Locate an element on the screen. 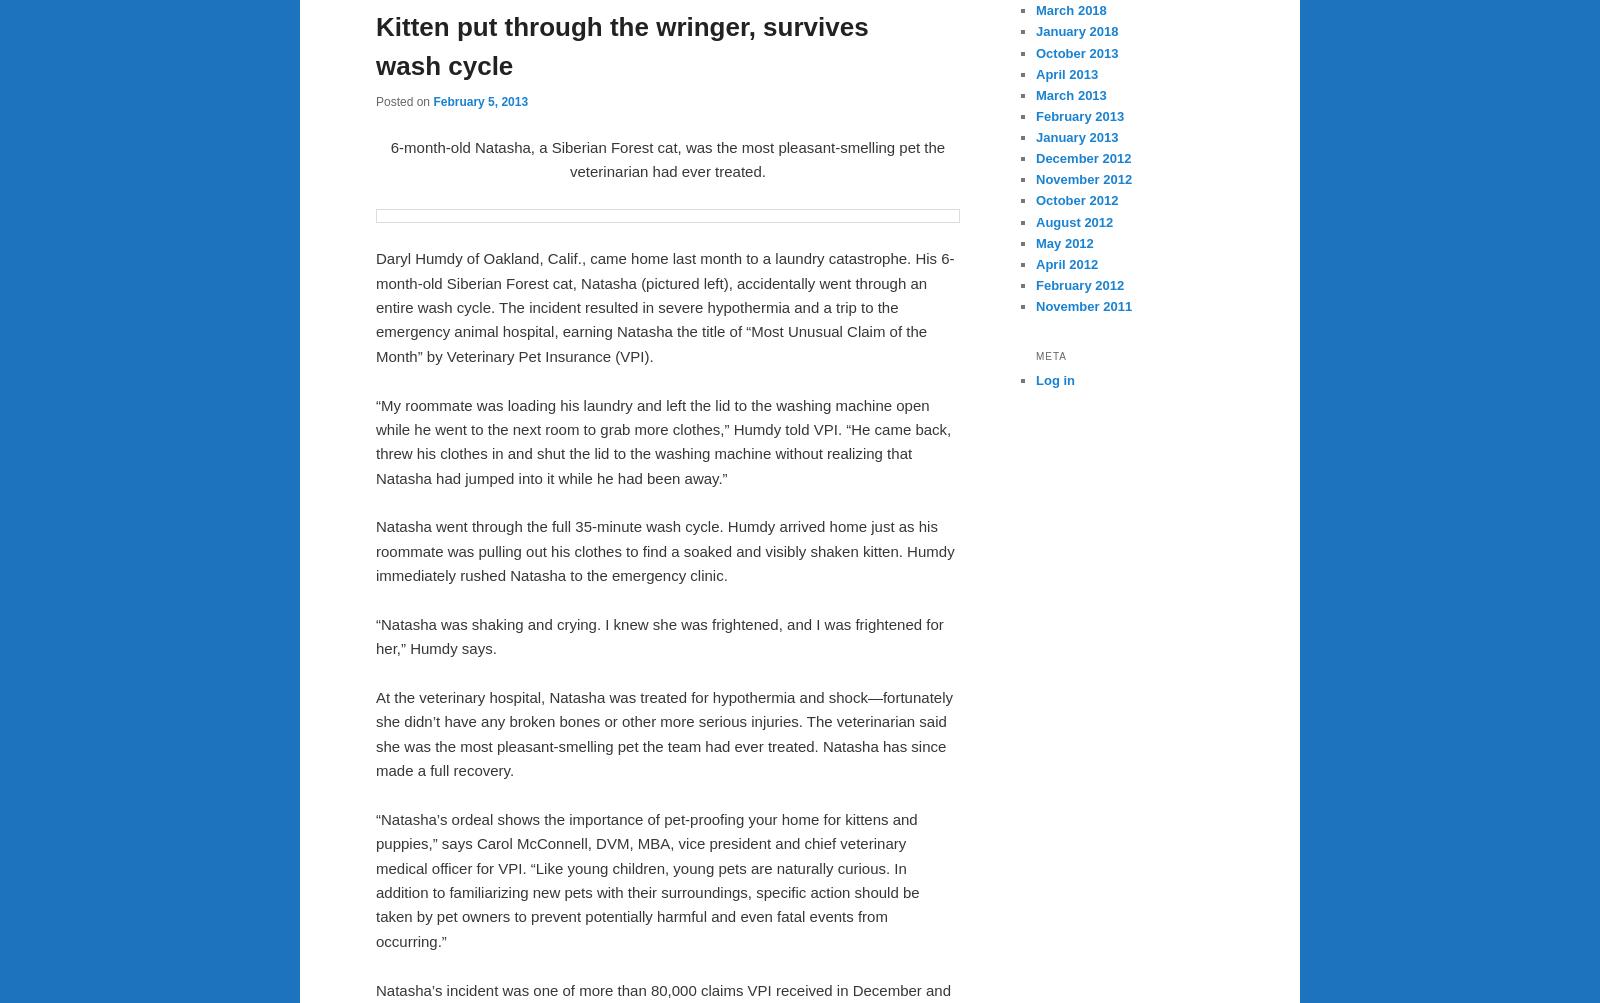 The image size is (1600, 1003). '“My roommate was loading his laundry and left the lid to the washing machine open while he went to the next room to grab more clothes,” Humdy told VPI. “He came back, threw his clothes in and shut the lid to the washing machine without realizing that Natasha had jumped into it while he had been away.”' is located at coordinates (663, 441).